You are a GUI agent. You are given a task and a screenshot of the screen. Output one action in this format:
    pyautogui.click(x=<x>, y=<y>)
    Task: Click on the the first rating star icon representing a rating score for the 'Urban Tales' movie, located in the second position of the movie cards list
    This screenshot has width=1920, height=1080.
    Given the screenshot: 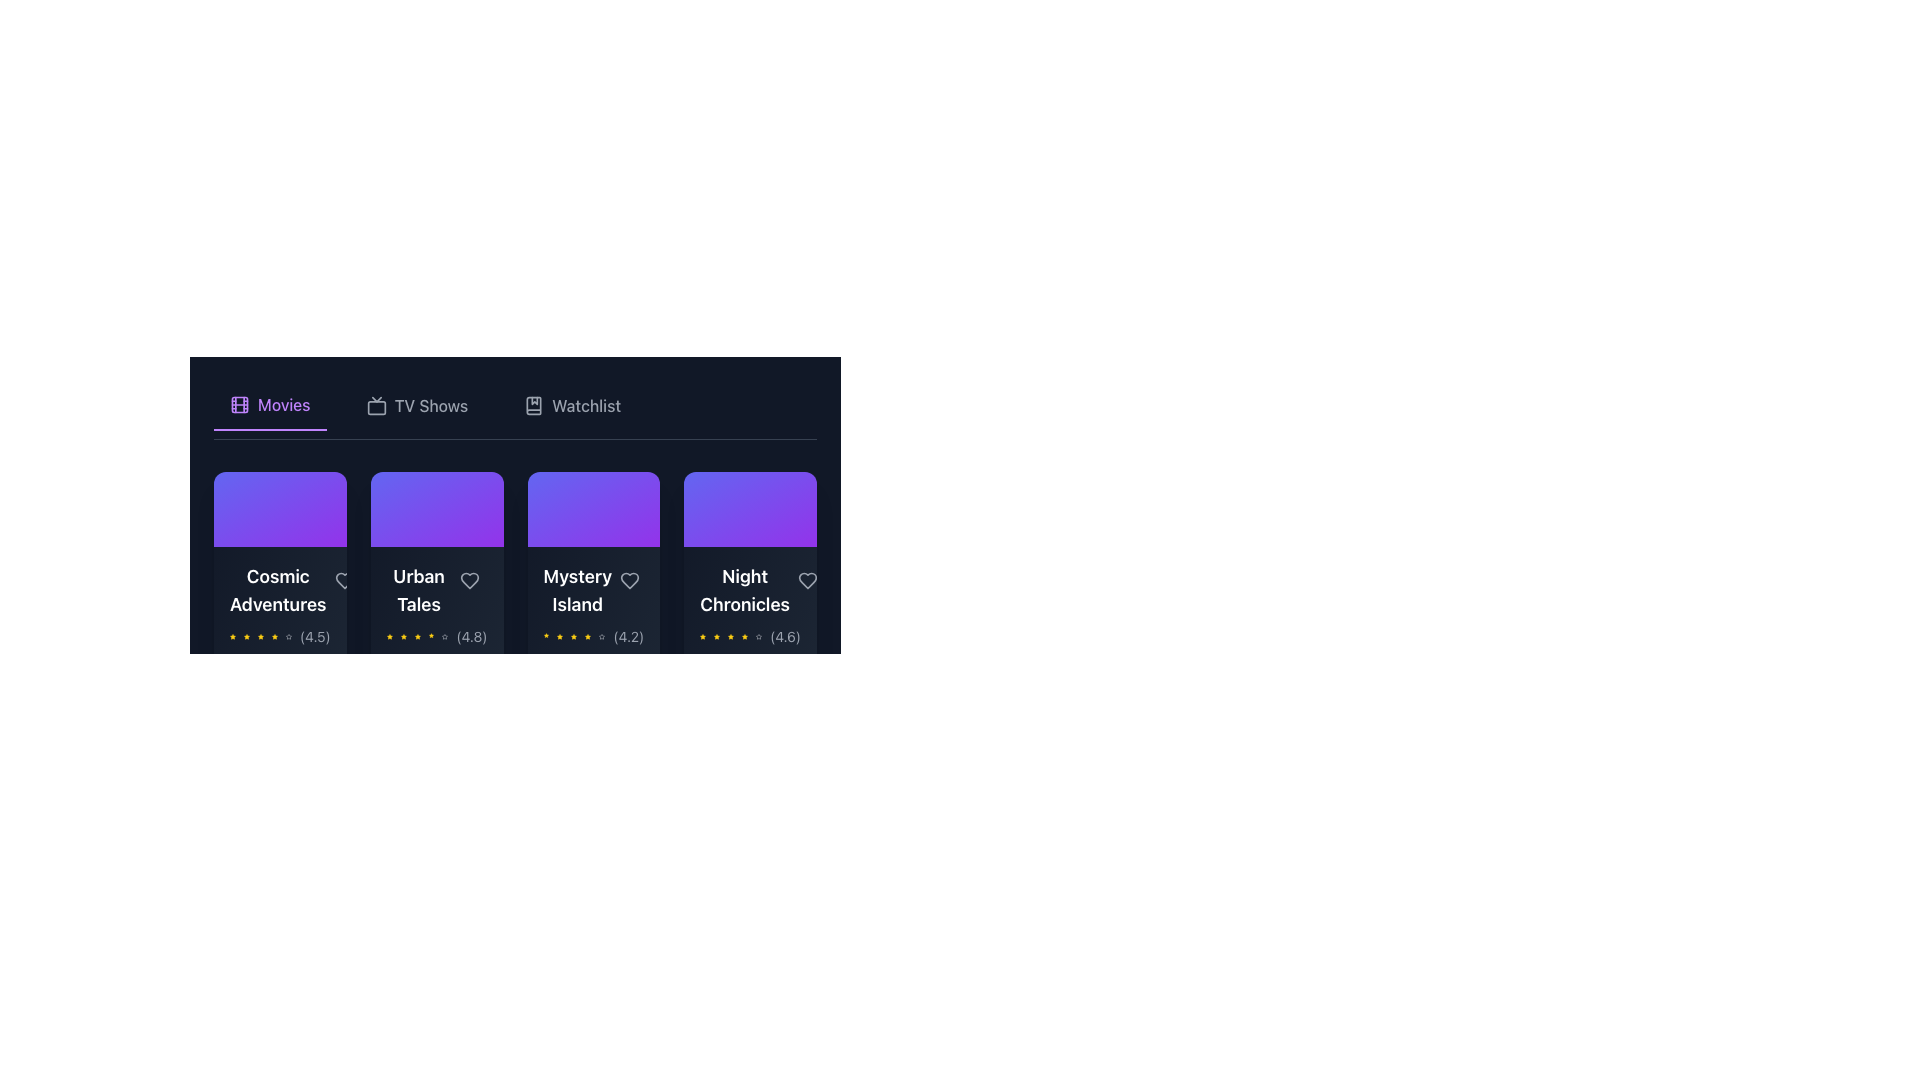 What is the action you would take?
    pyautogui.click(x=389, y=636)
    